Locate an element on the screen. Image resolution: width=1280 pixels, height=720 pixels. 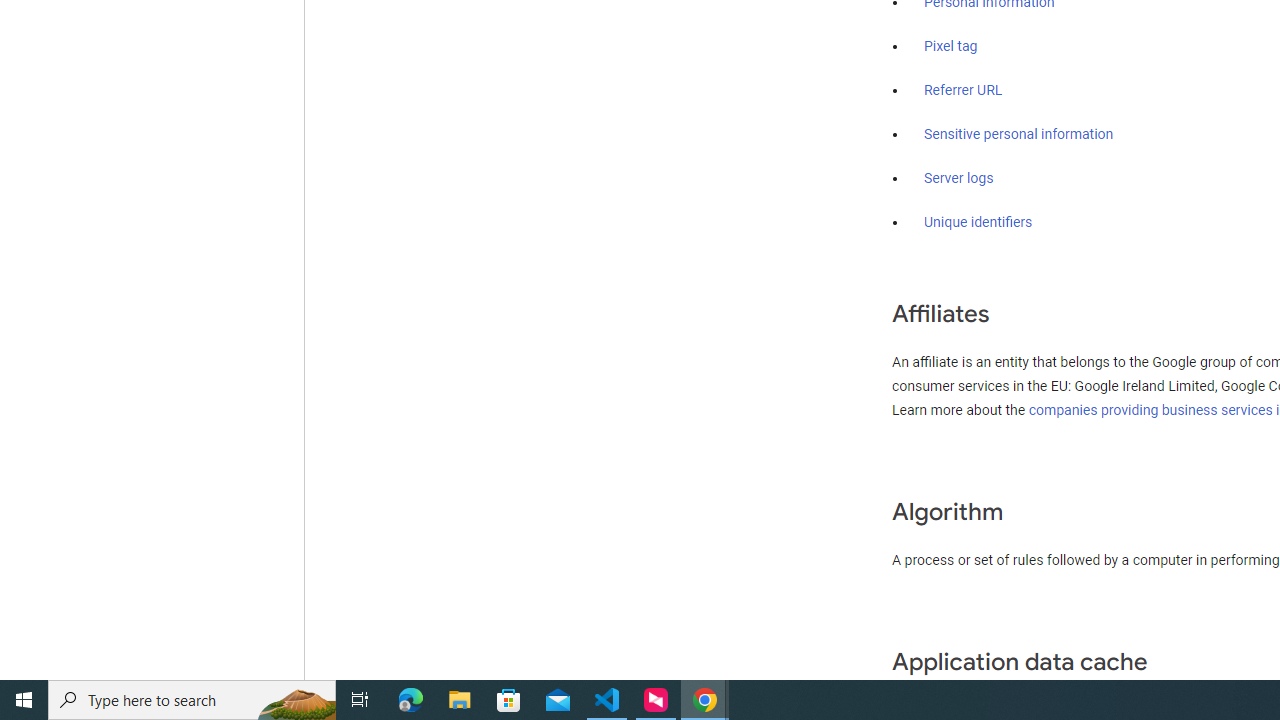
'Server logs' is located at coordinates (958, 177).